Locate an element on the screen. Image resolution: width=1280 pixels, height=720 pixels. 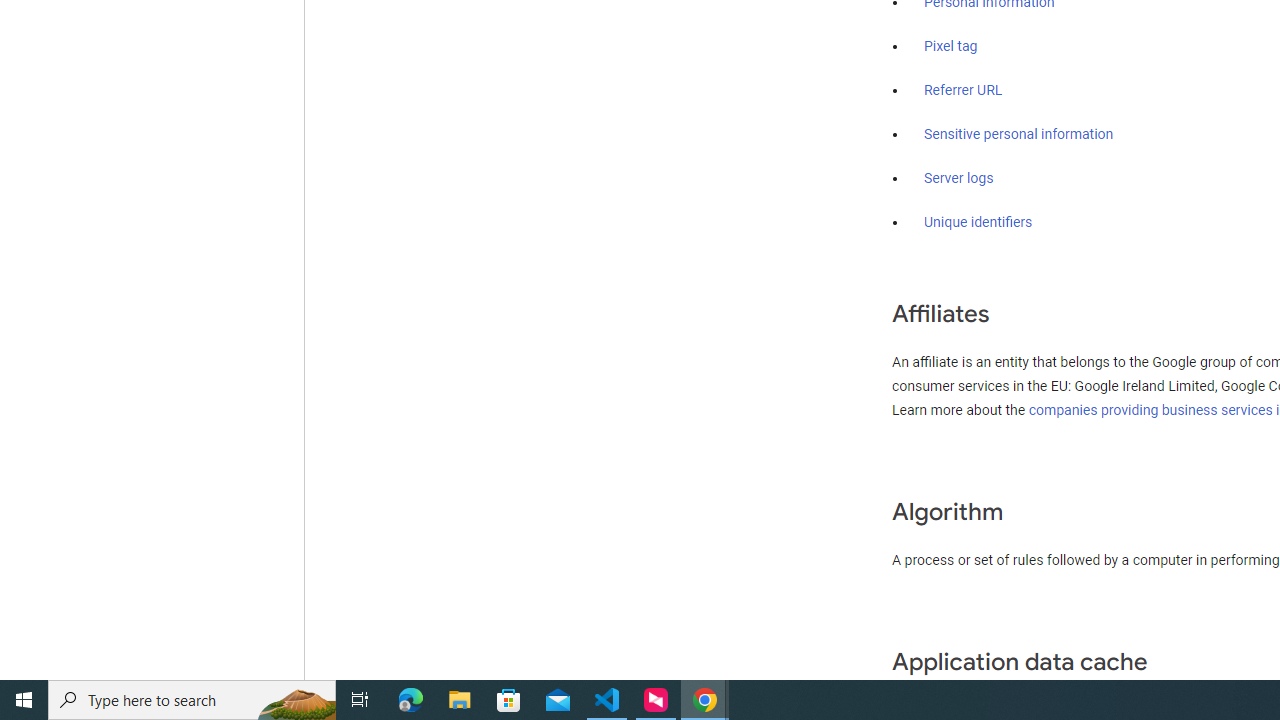
'Server logs' is located at coordinates (958, 177).